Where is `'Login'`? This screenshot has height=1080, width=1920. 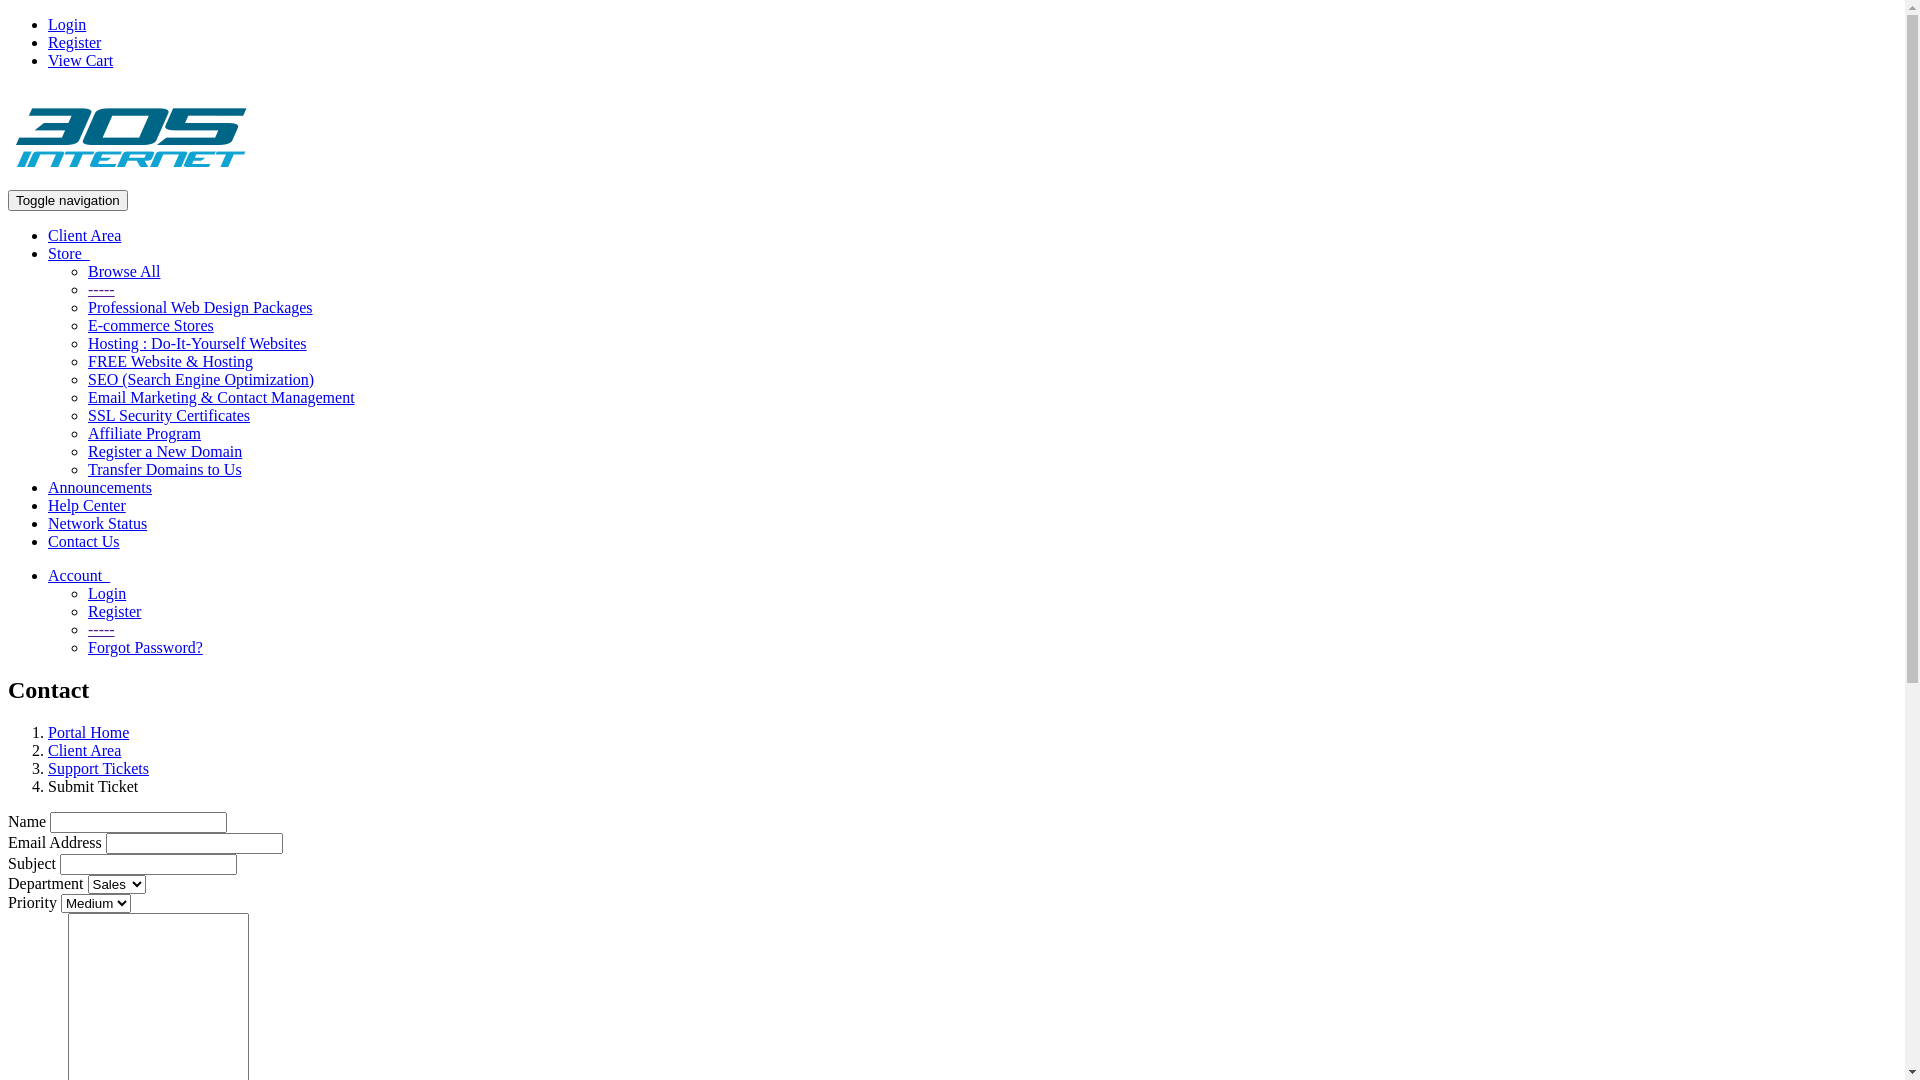 'Login' is located at coordinates (105, 592).